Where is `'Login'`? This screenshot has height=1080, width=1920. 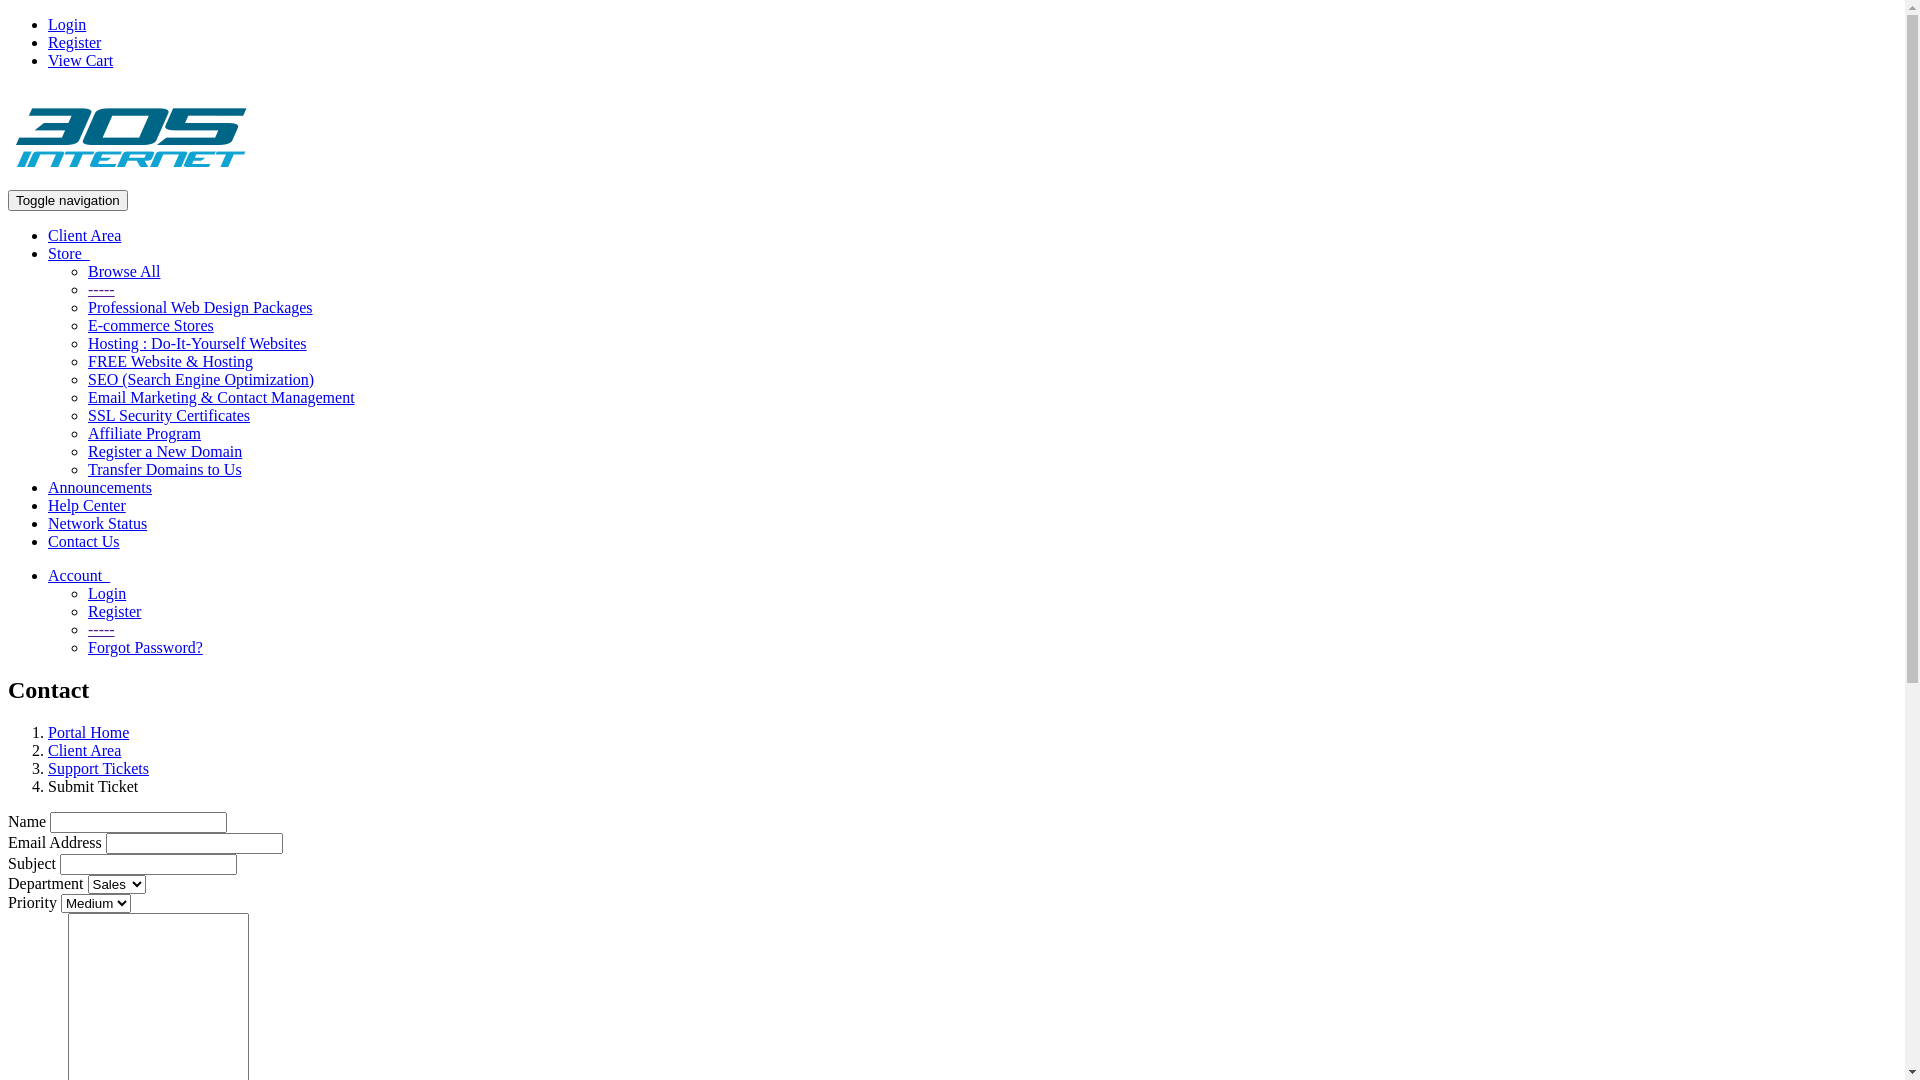 'Login' is located at coordinates (105, 592).